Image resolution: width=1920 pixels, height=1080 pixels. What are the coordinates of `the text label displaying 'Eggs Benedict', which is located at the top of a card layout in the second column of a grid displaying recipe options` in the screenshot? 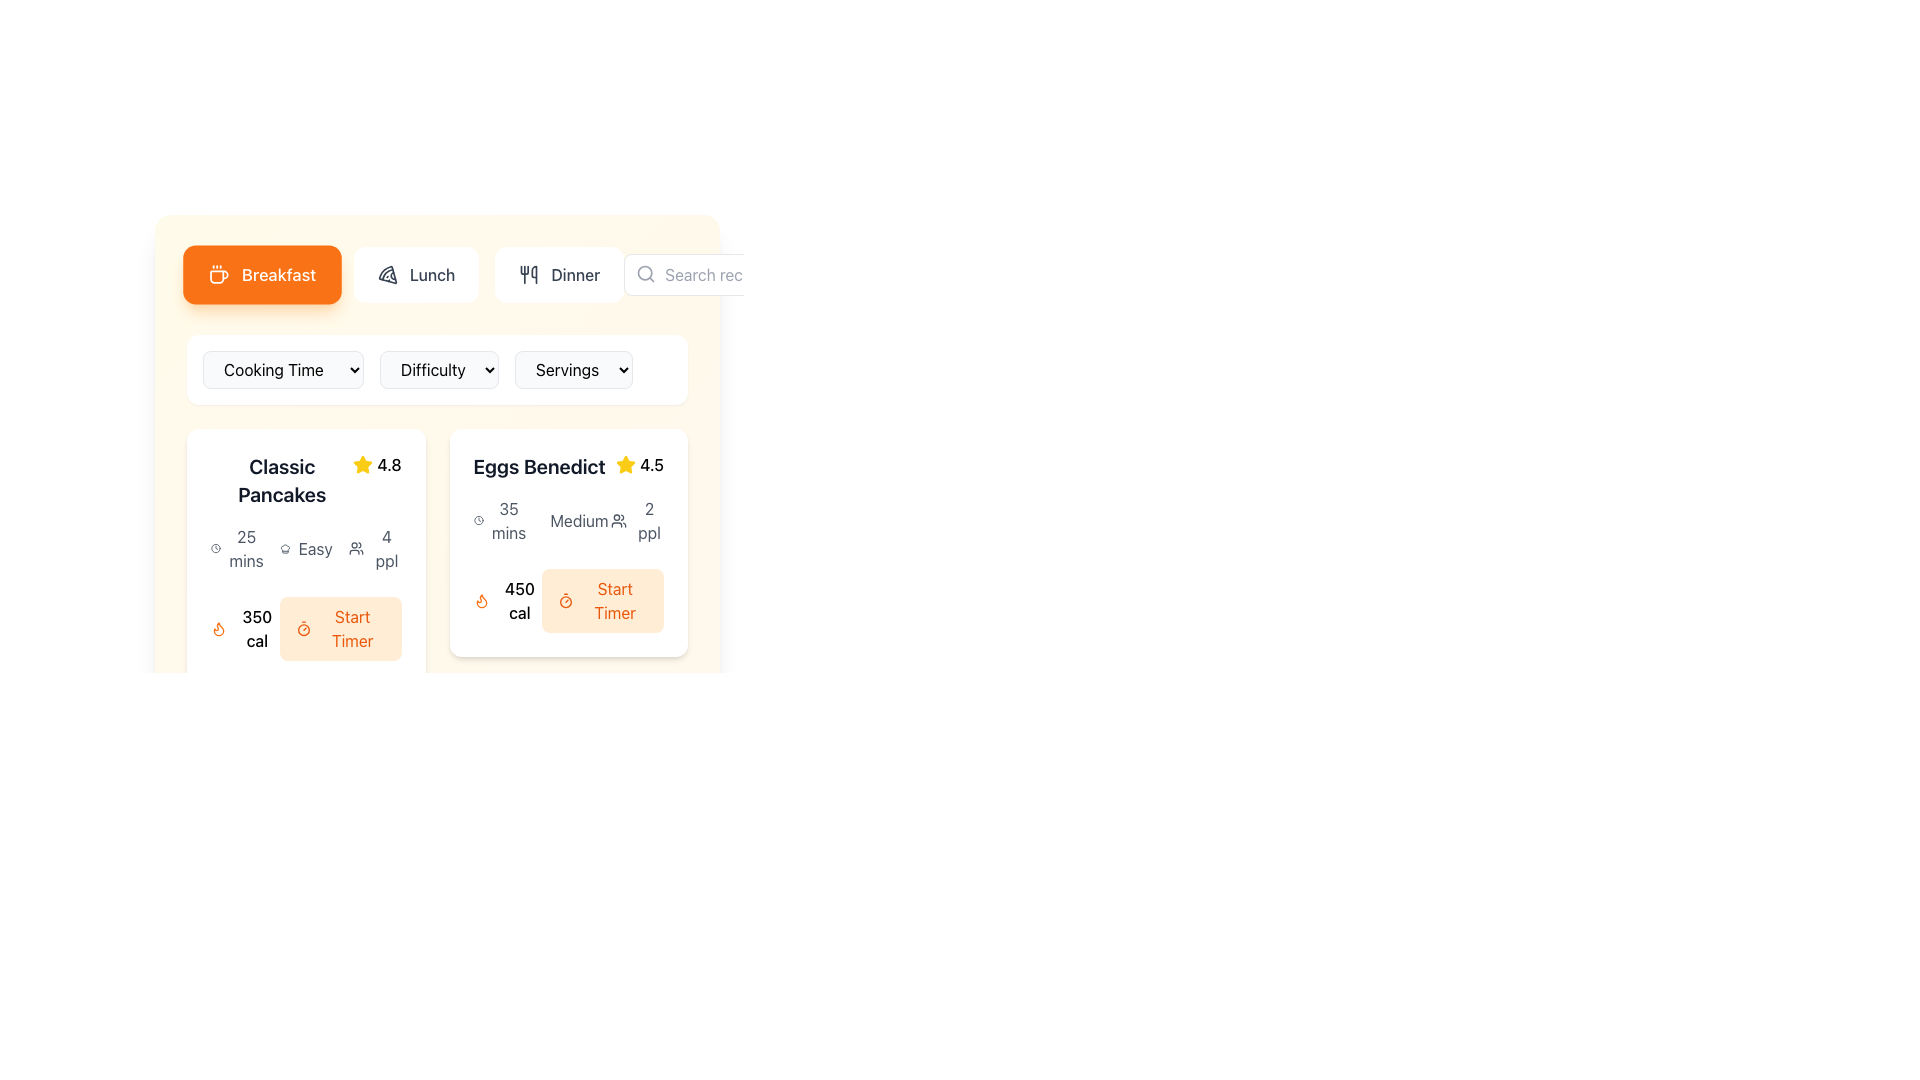 It's located at (539, 466).